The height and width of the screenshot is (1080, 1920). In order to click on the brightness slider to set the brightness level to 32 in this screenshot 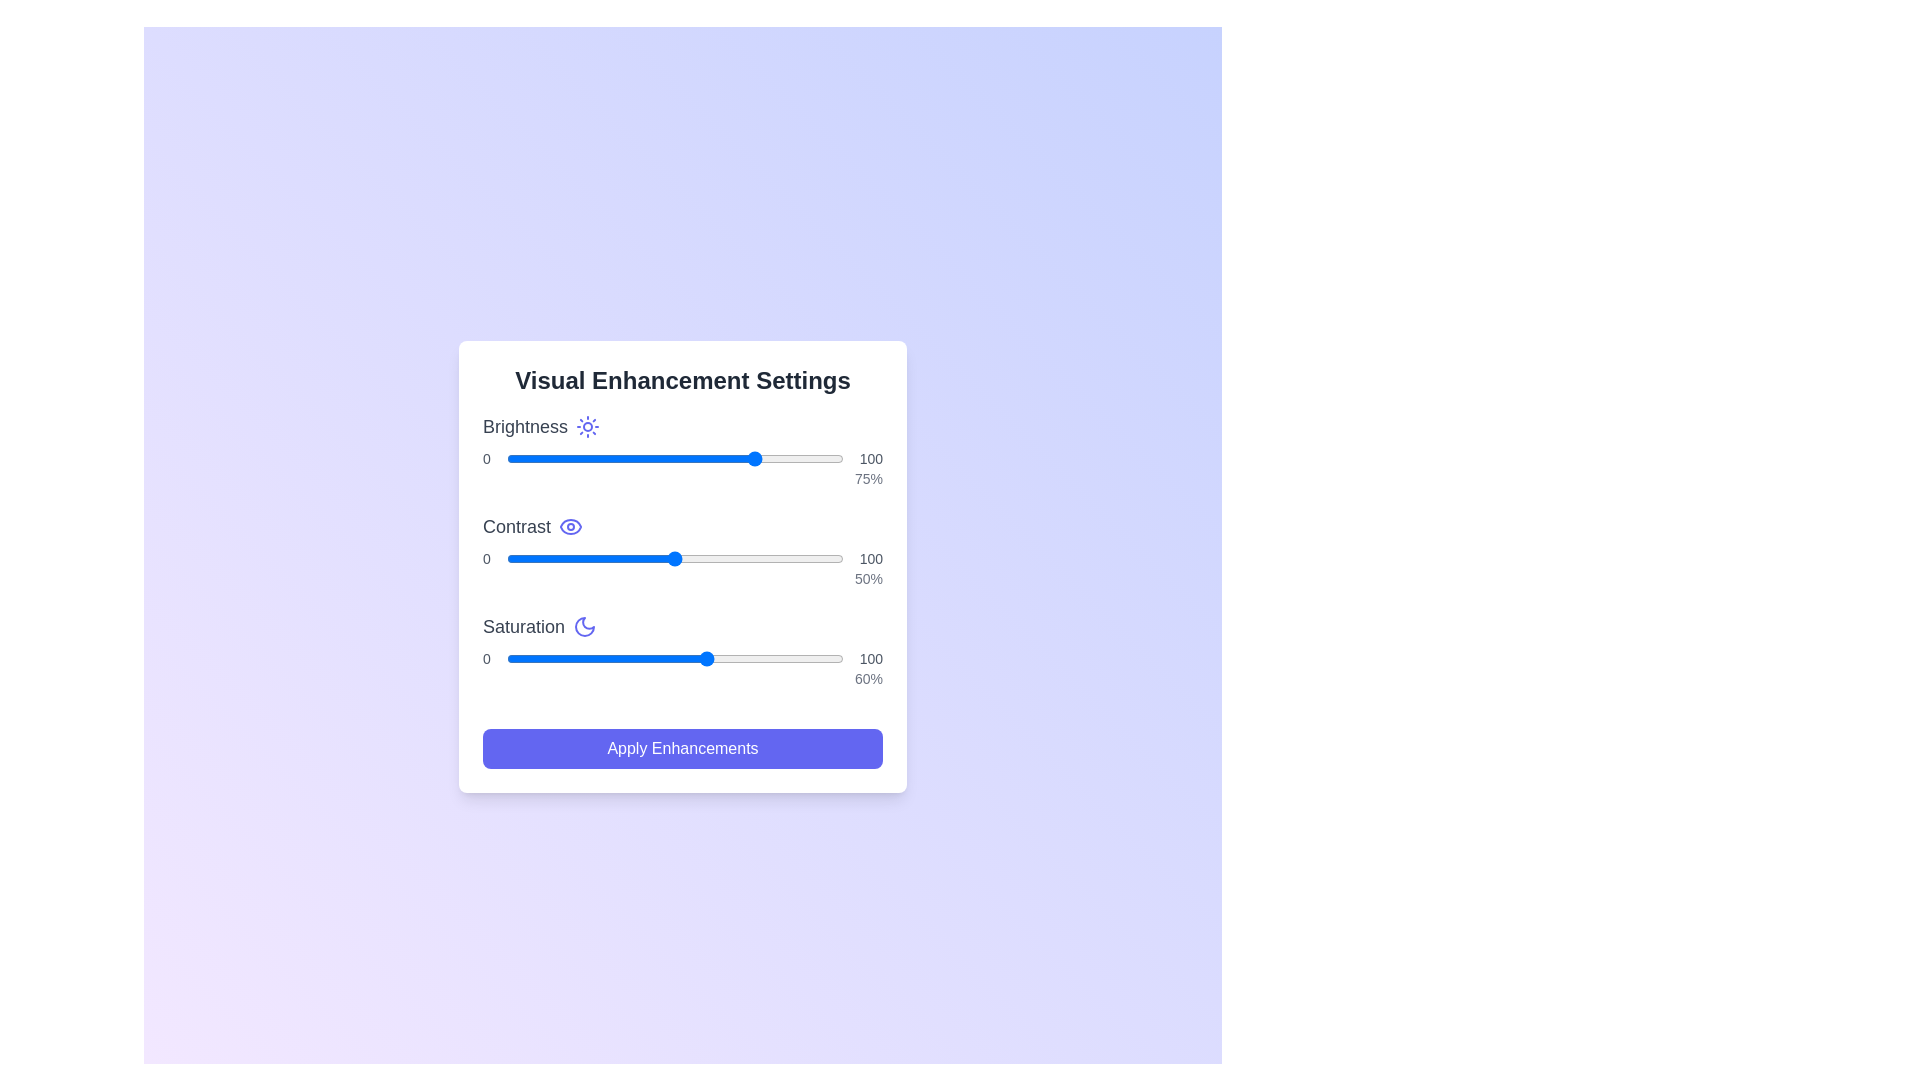, I will do `click(613, 459)`.